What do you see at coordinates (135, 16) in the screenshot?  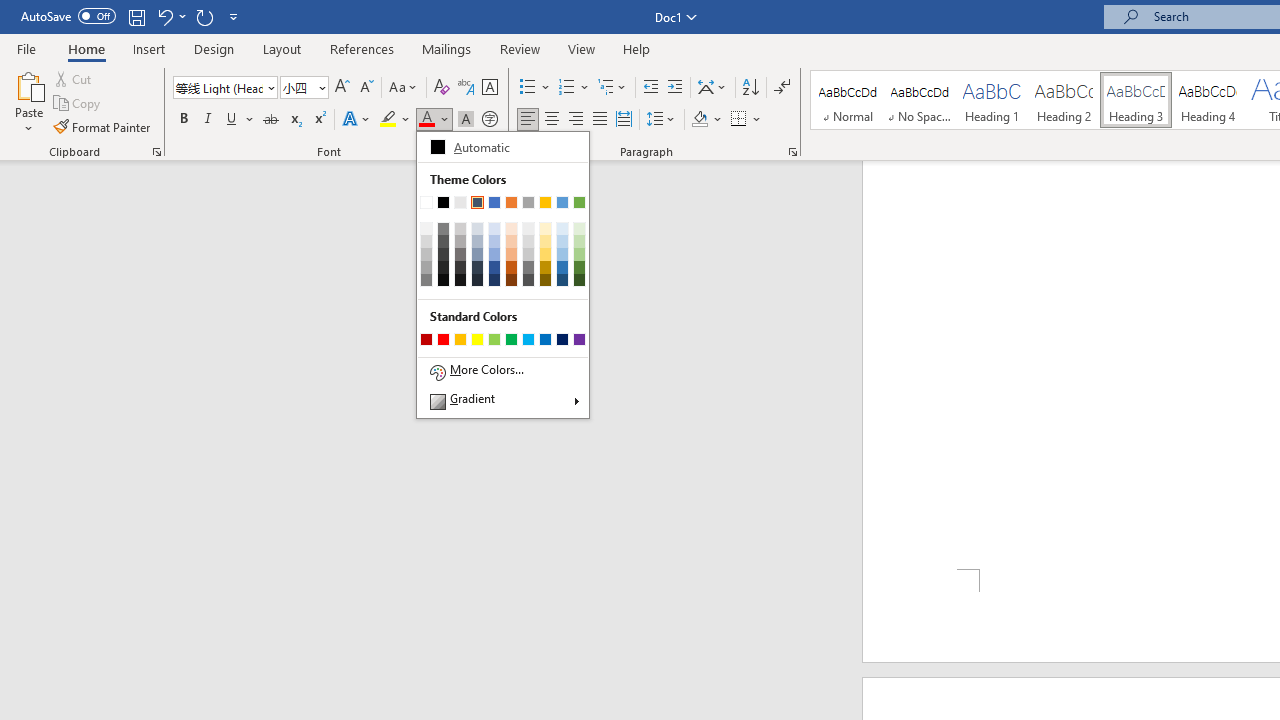 I see `'Save'` at bounding box center [135, 16].